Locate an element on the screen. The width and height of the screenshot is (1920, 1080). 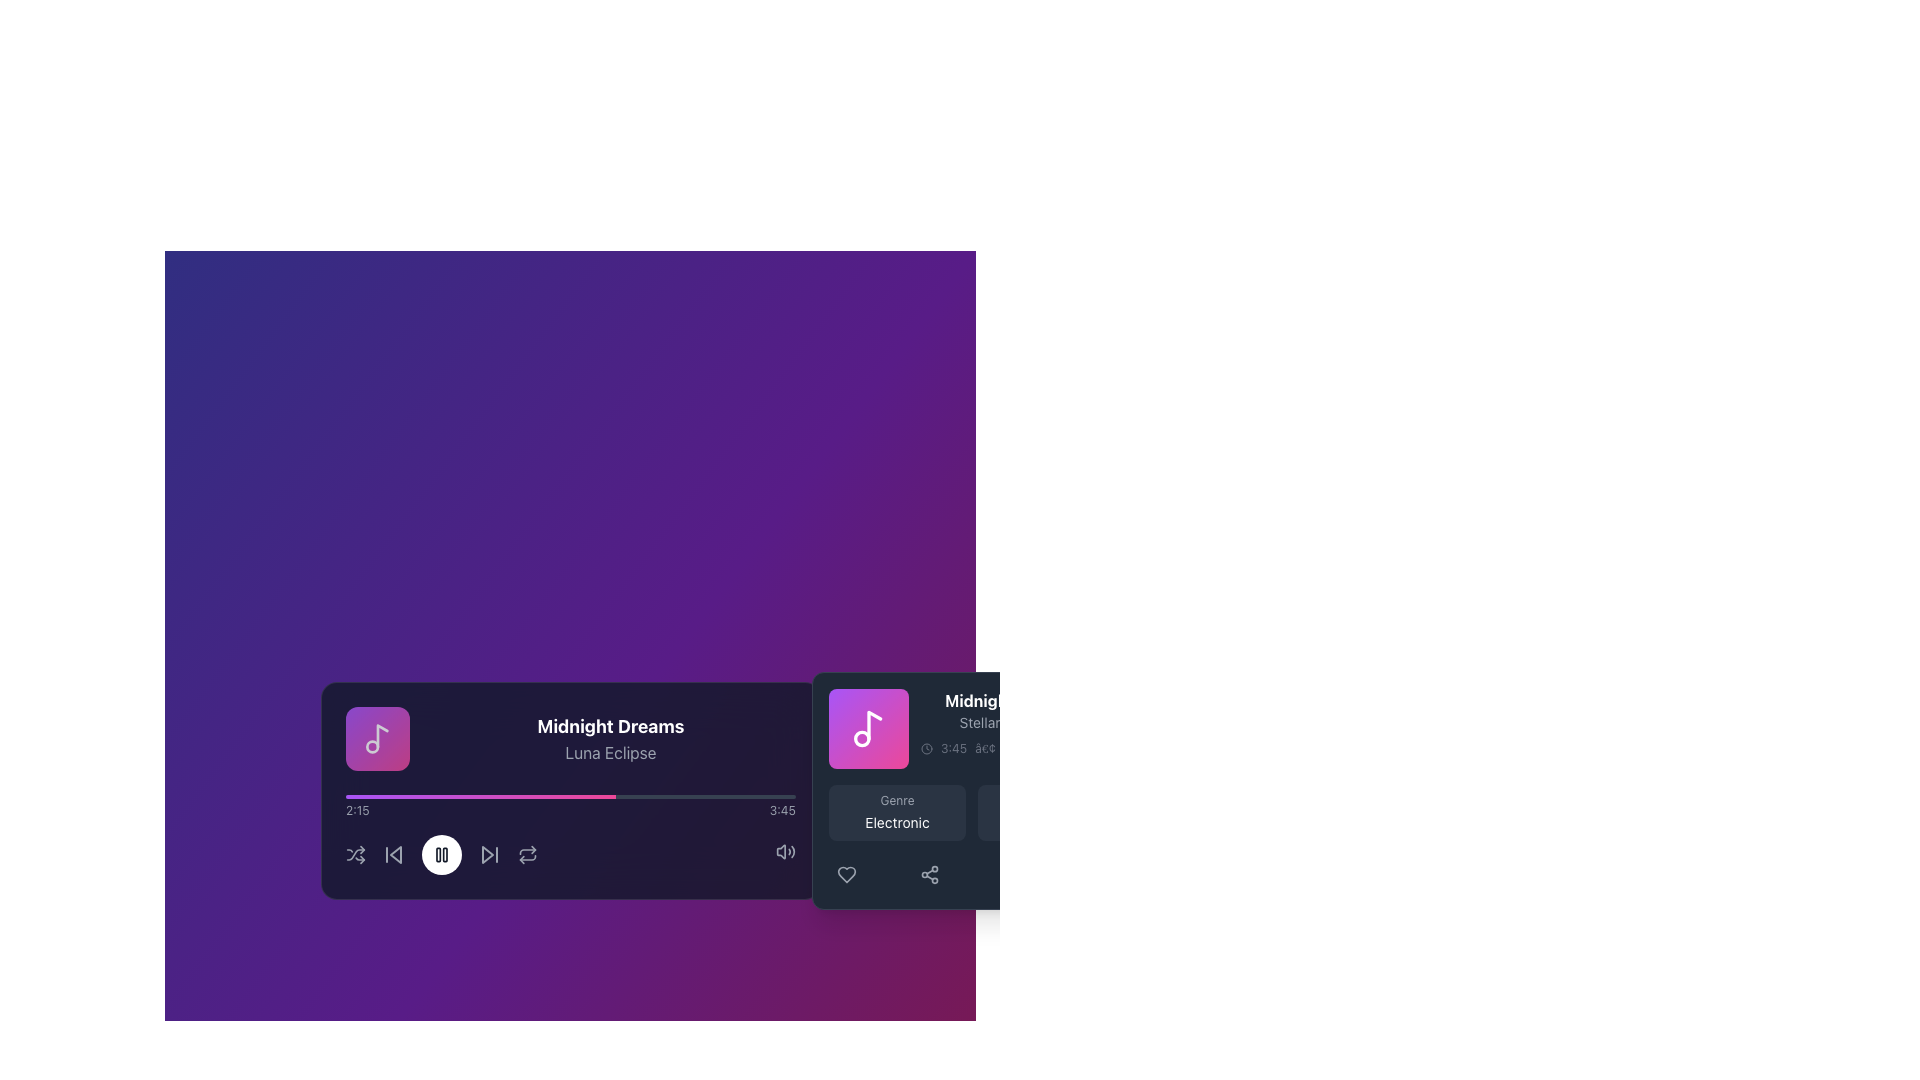
the square-shaped visual icon with a gradient background transitioning from purple to pink and a white music note symbol in the center, located at the far-left side of the music player interface, to identify the track is located at coordinates (377, 739).